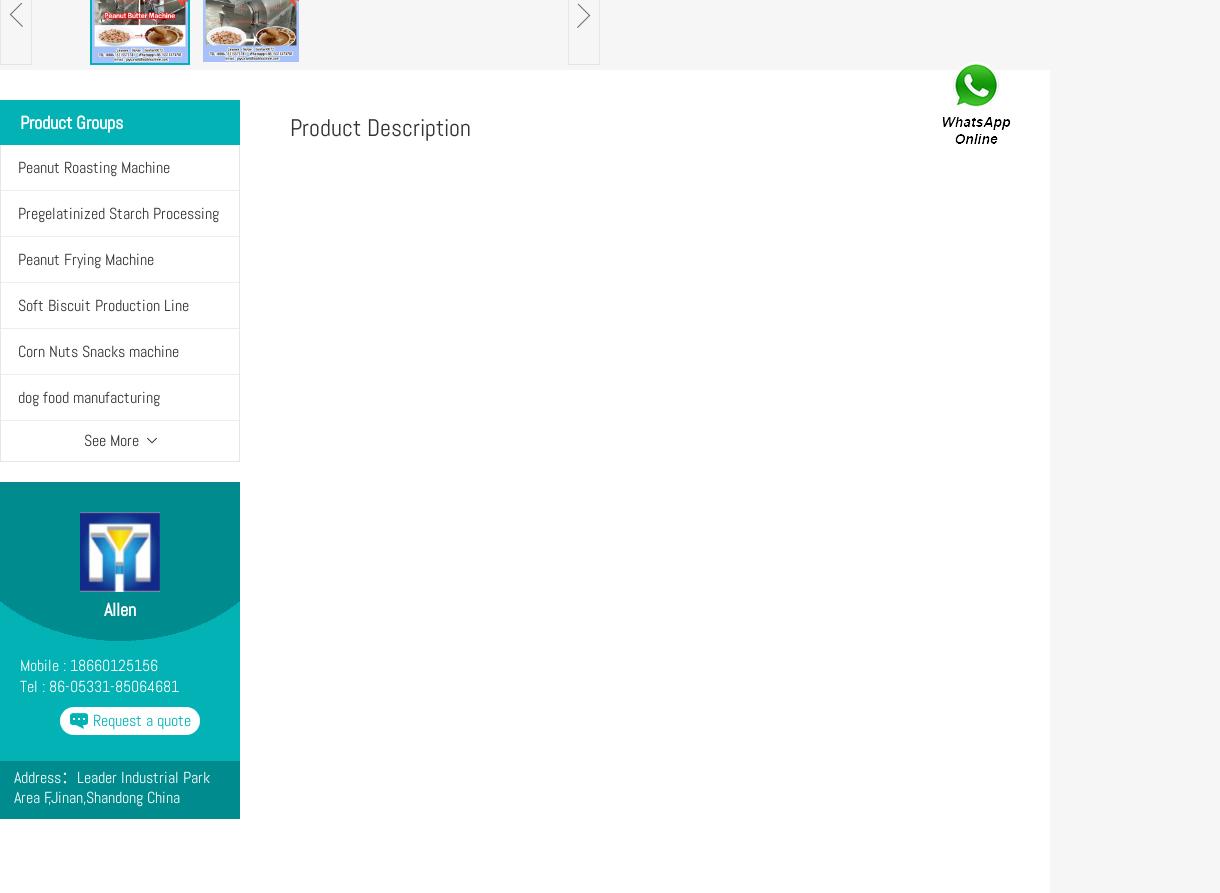  Describe the element at coordinates (85, 258) in the screenshot. I see `'Peanut Frying Machine'` at that location.